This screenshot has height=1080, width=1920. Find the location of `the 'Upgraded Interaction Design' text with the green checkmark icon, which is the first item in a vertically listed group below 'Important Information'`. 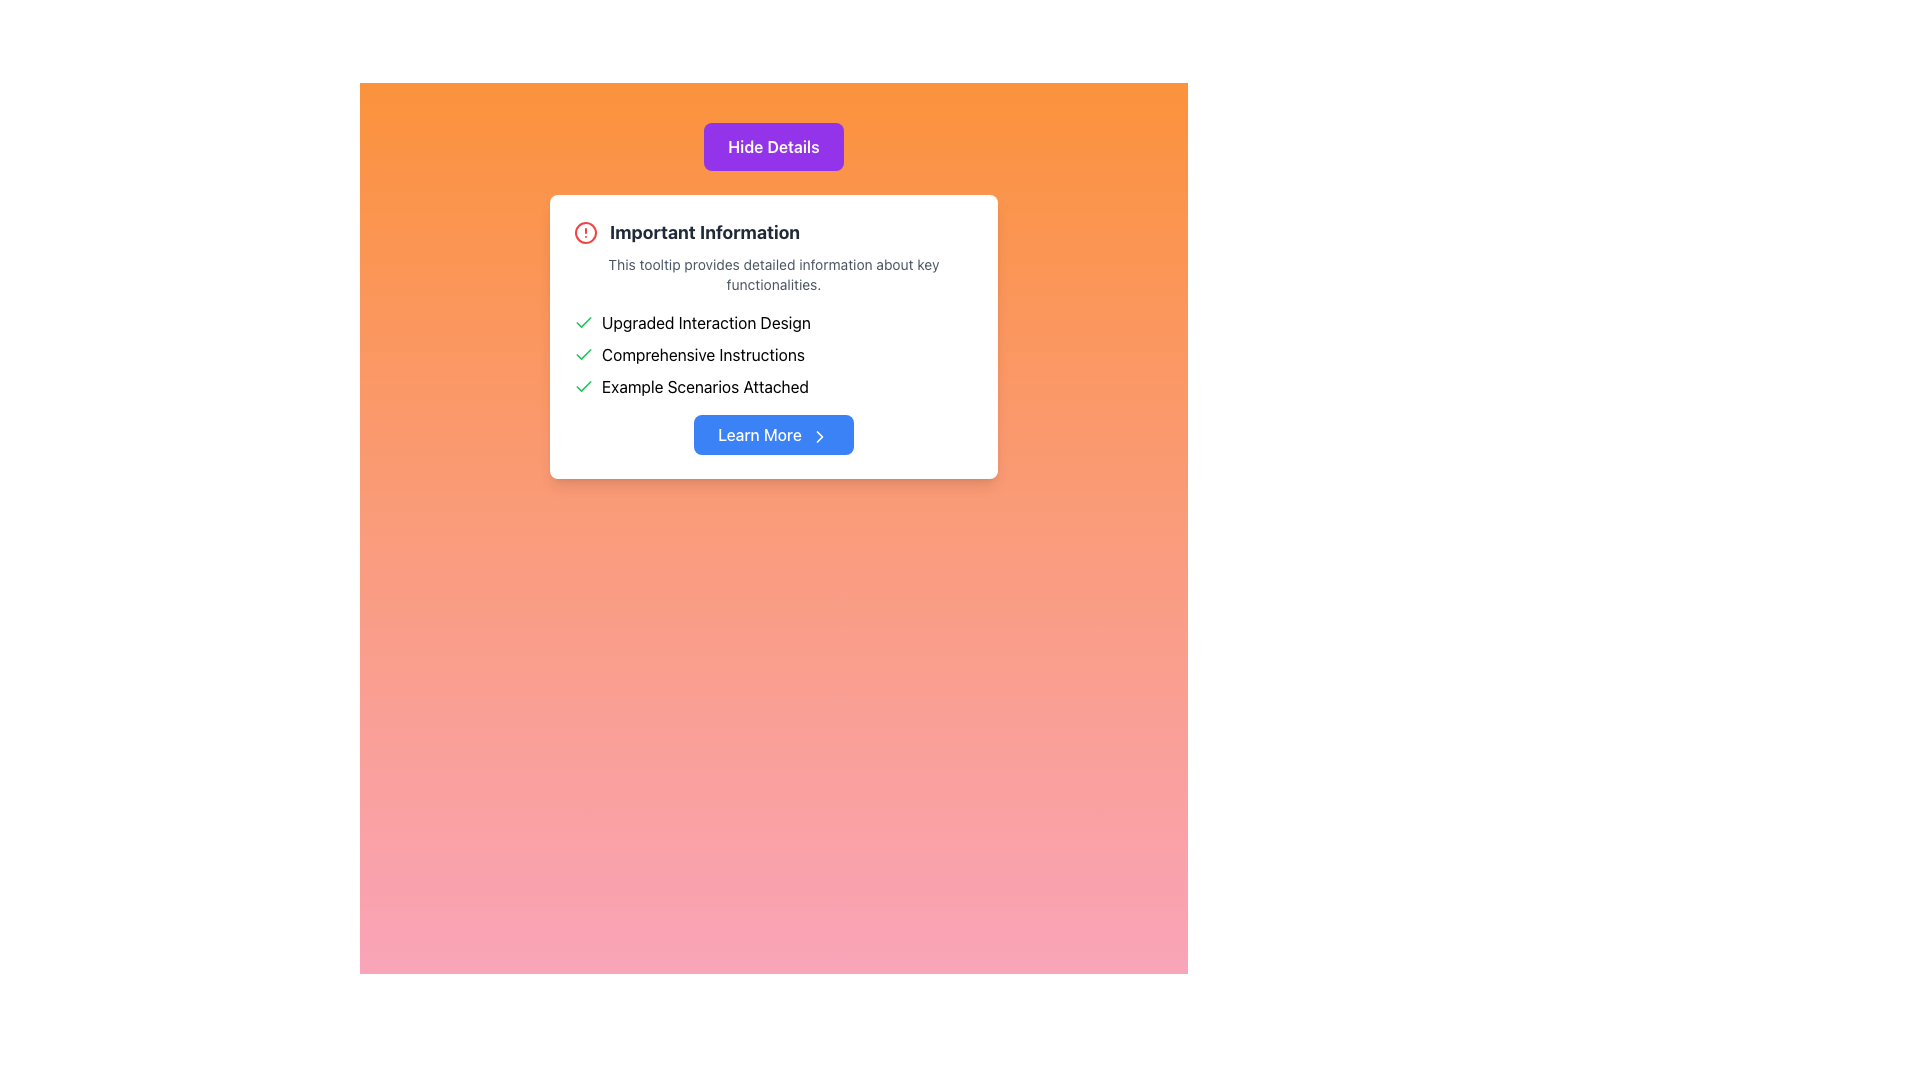

the 'Upgraded Interaction Design' text with the green checkmark icon, which is the first item in a vertically listed group below 'Important Information' is located at coordinates (772, 322).